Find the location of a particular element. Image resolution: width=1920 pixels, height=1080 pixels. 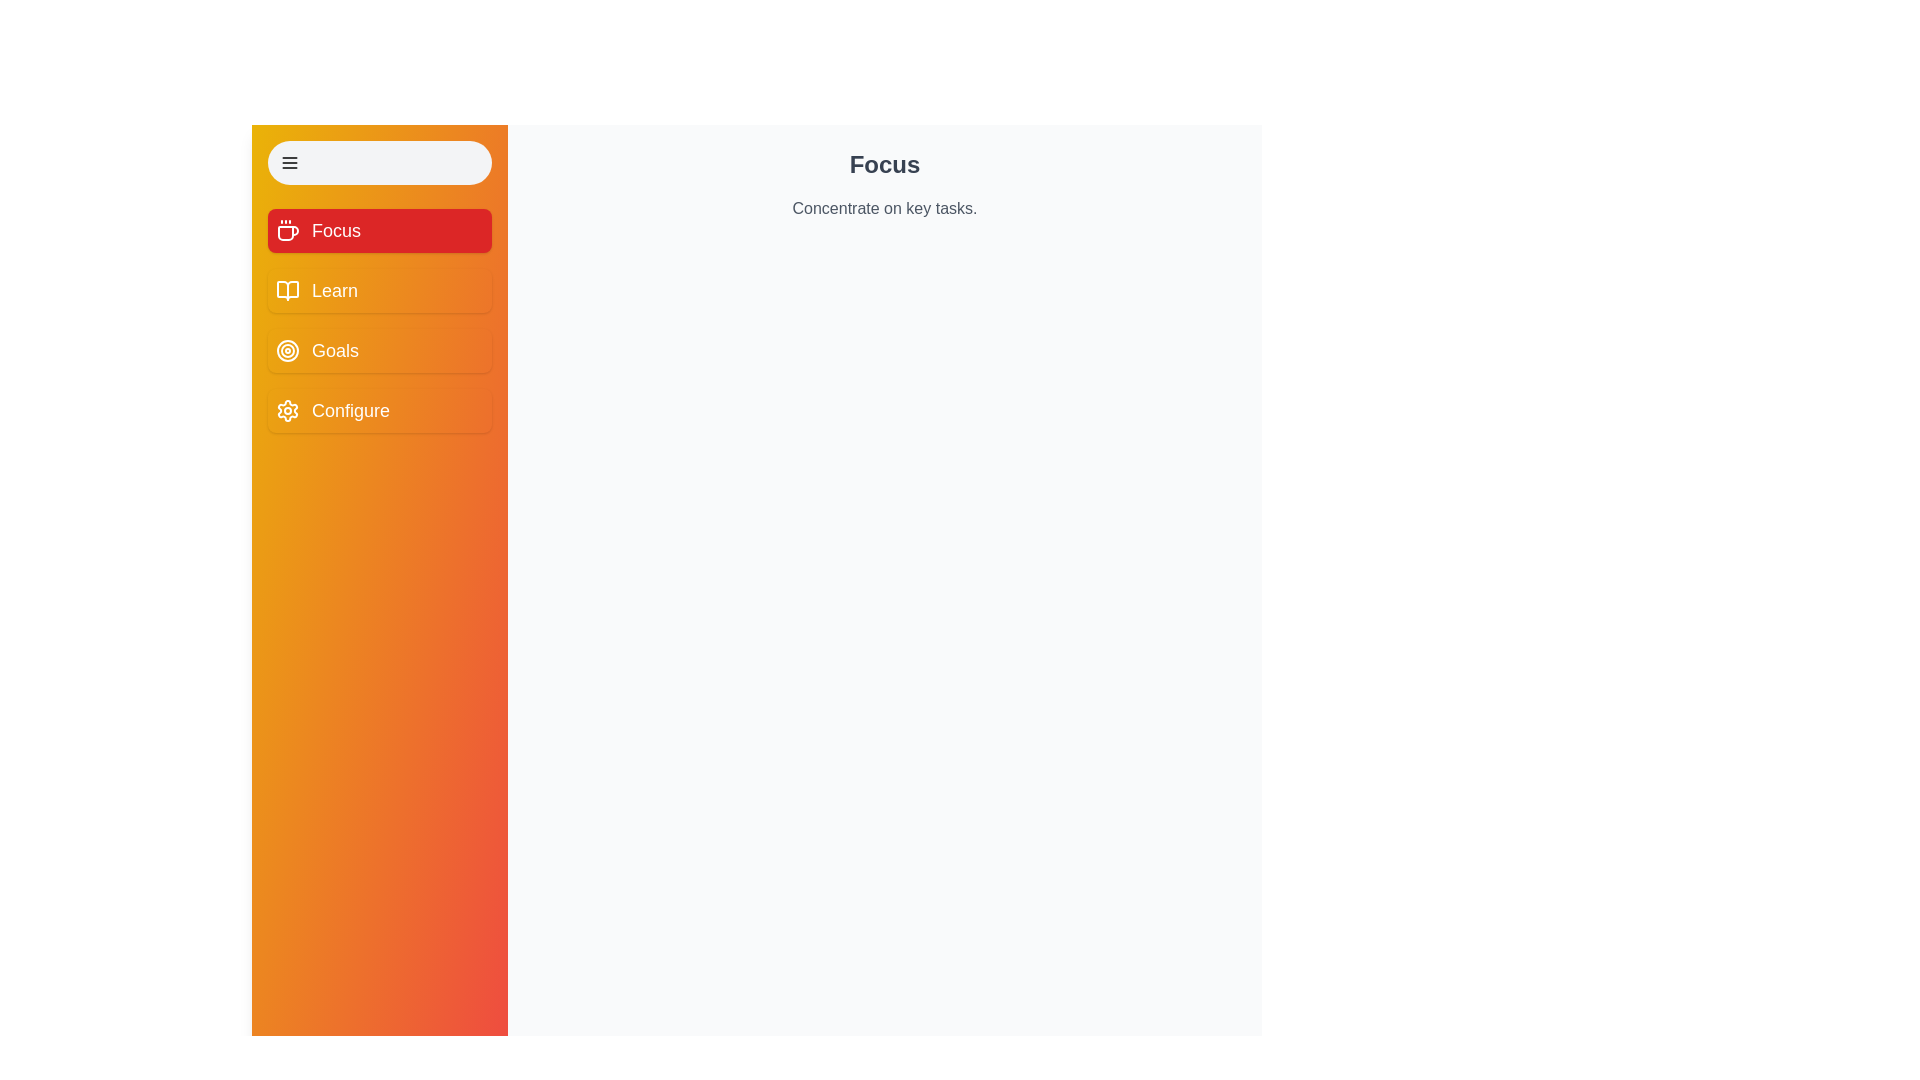

toggle button to change the drawer's expanded state is located at coordinates (379, 161).